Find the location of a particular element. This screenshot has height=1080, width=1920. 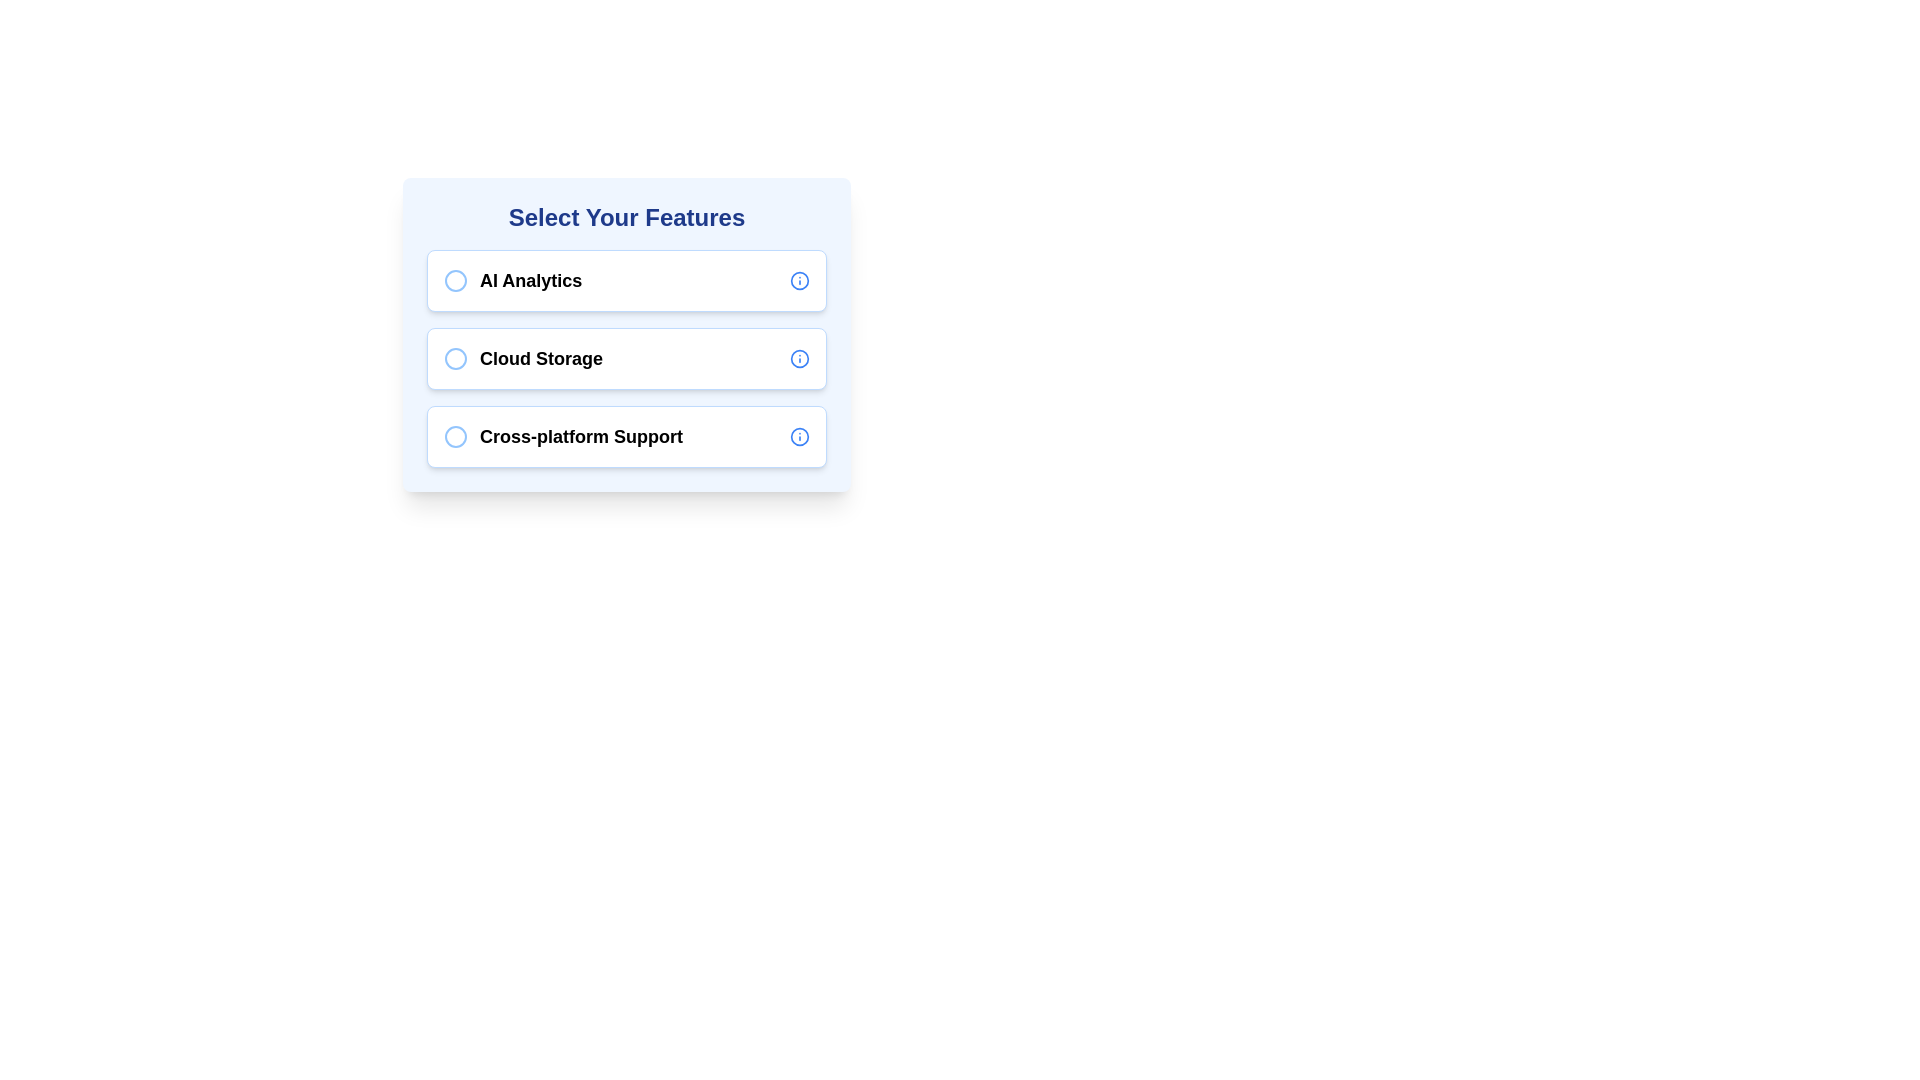

the text label 'Cross-platform Support', which is styled in a bold sans-serif font and positioned adjacent to a radio button is located at coordinates (562, 435).